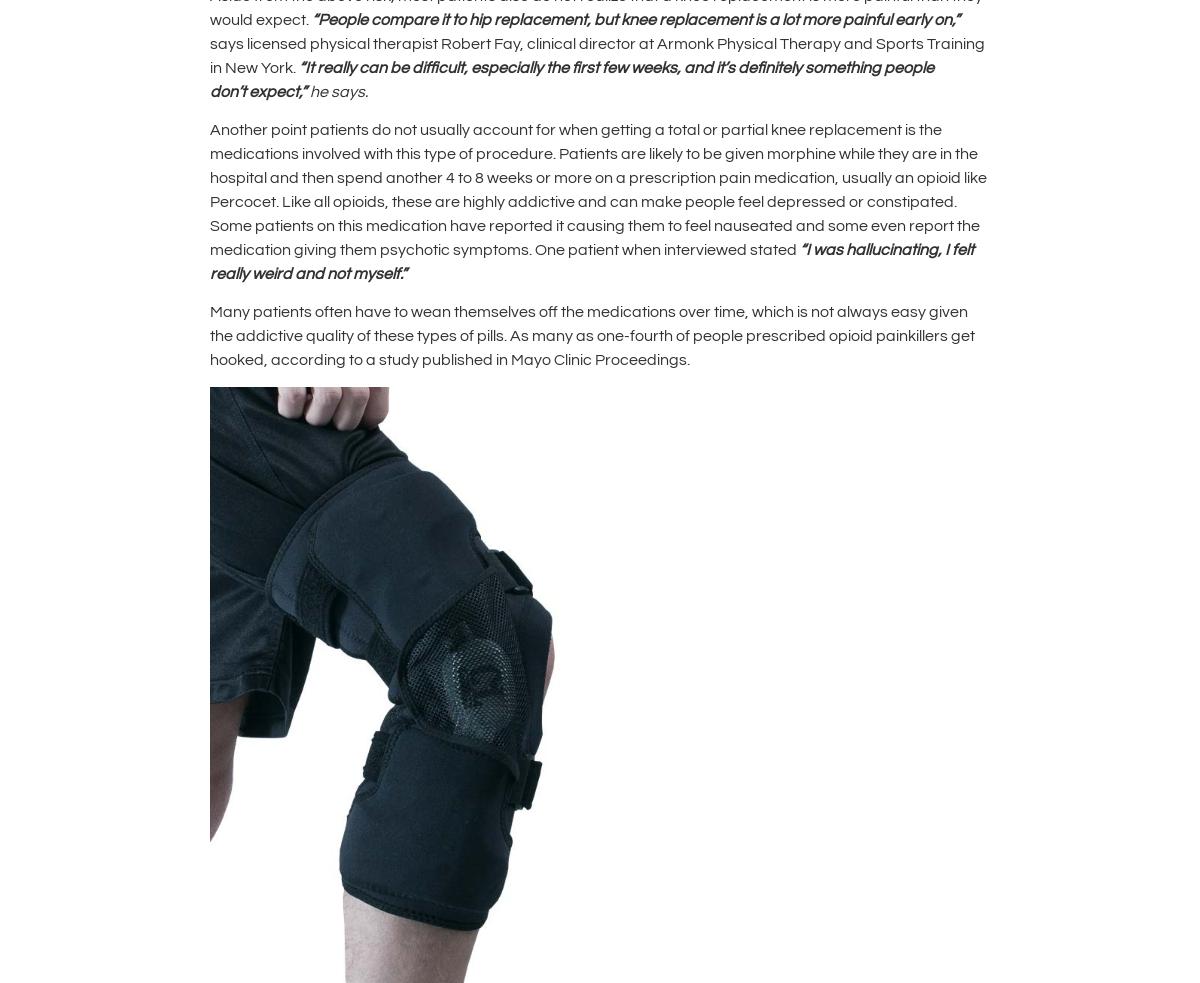  Describe the element at coordinates (393, 17) in the screenshot. I see `'People compare it to'` at that location.